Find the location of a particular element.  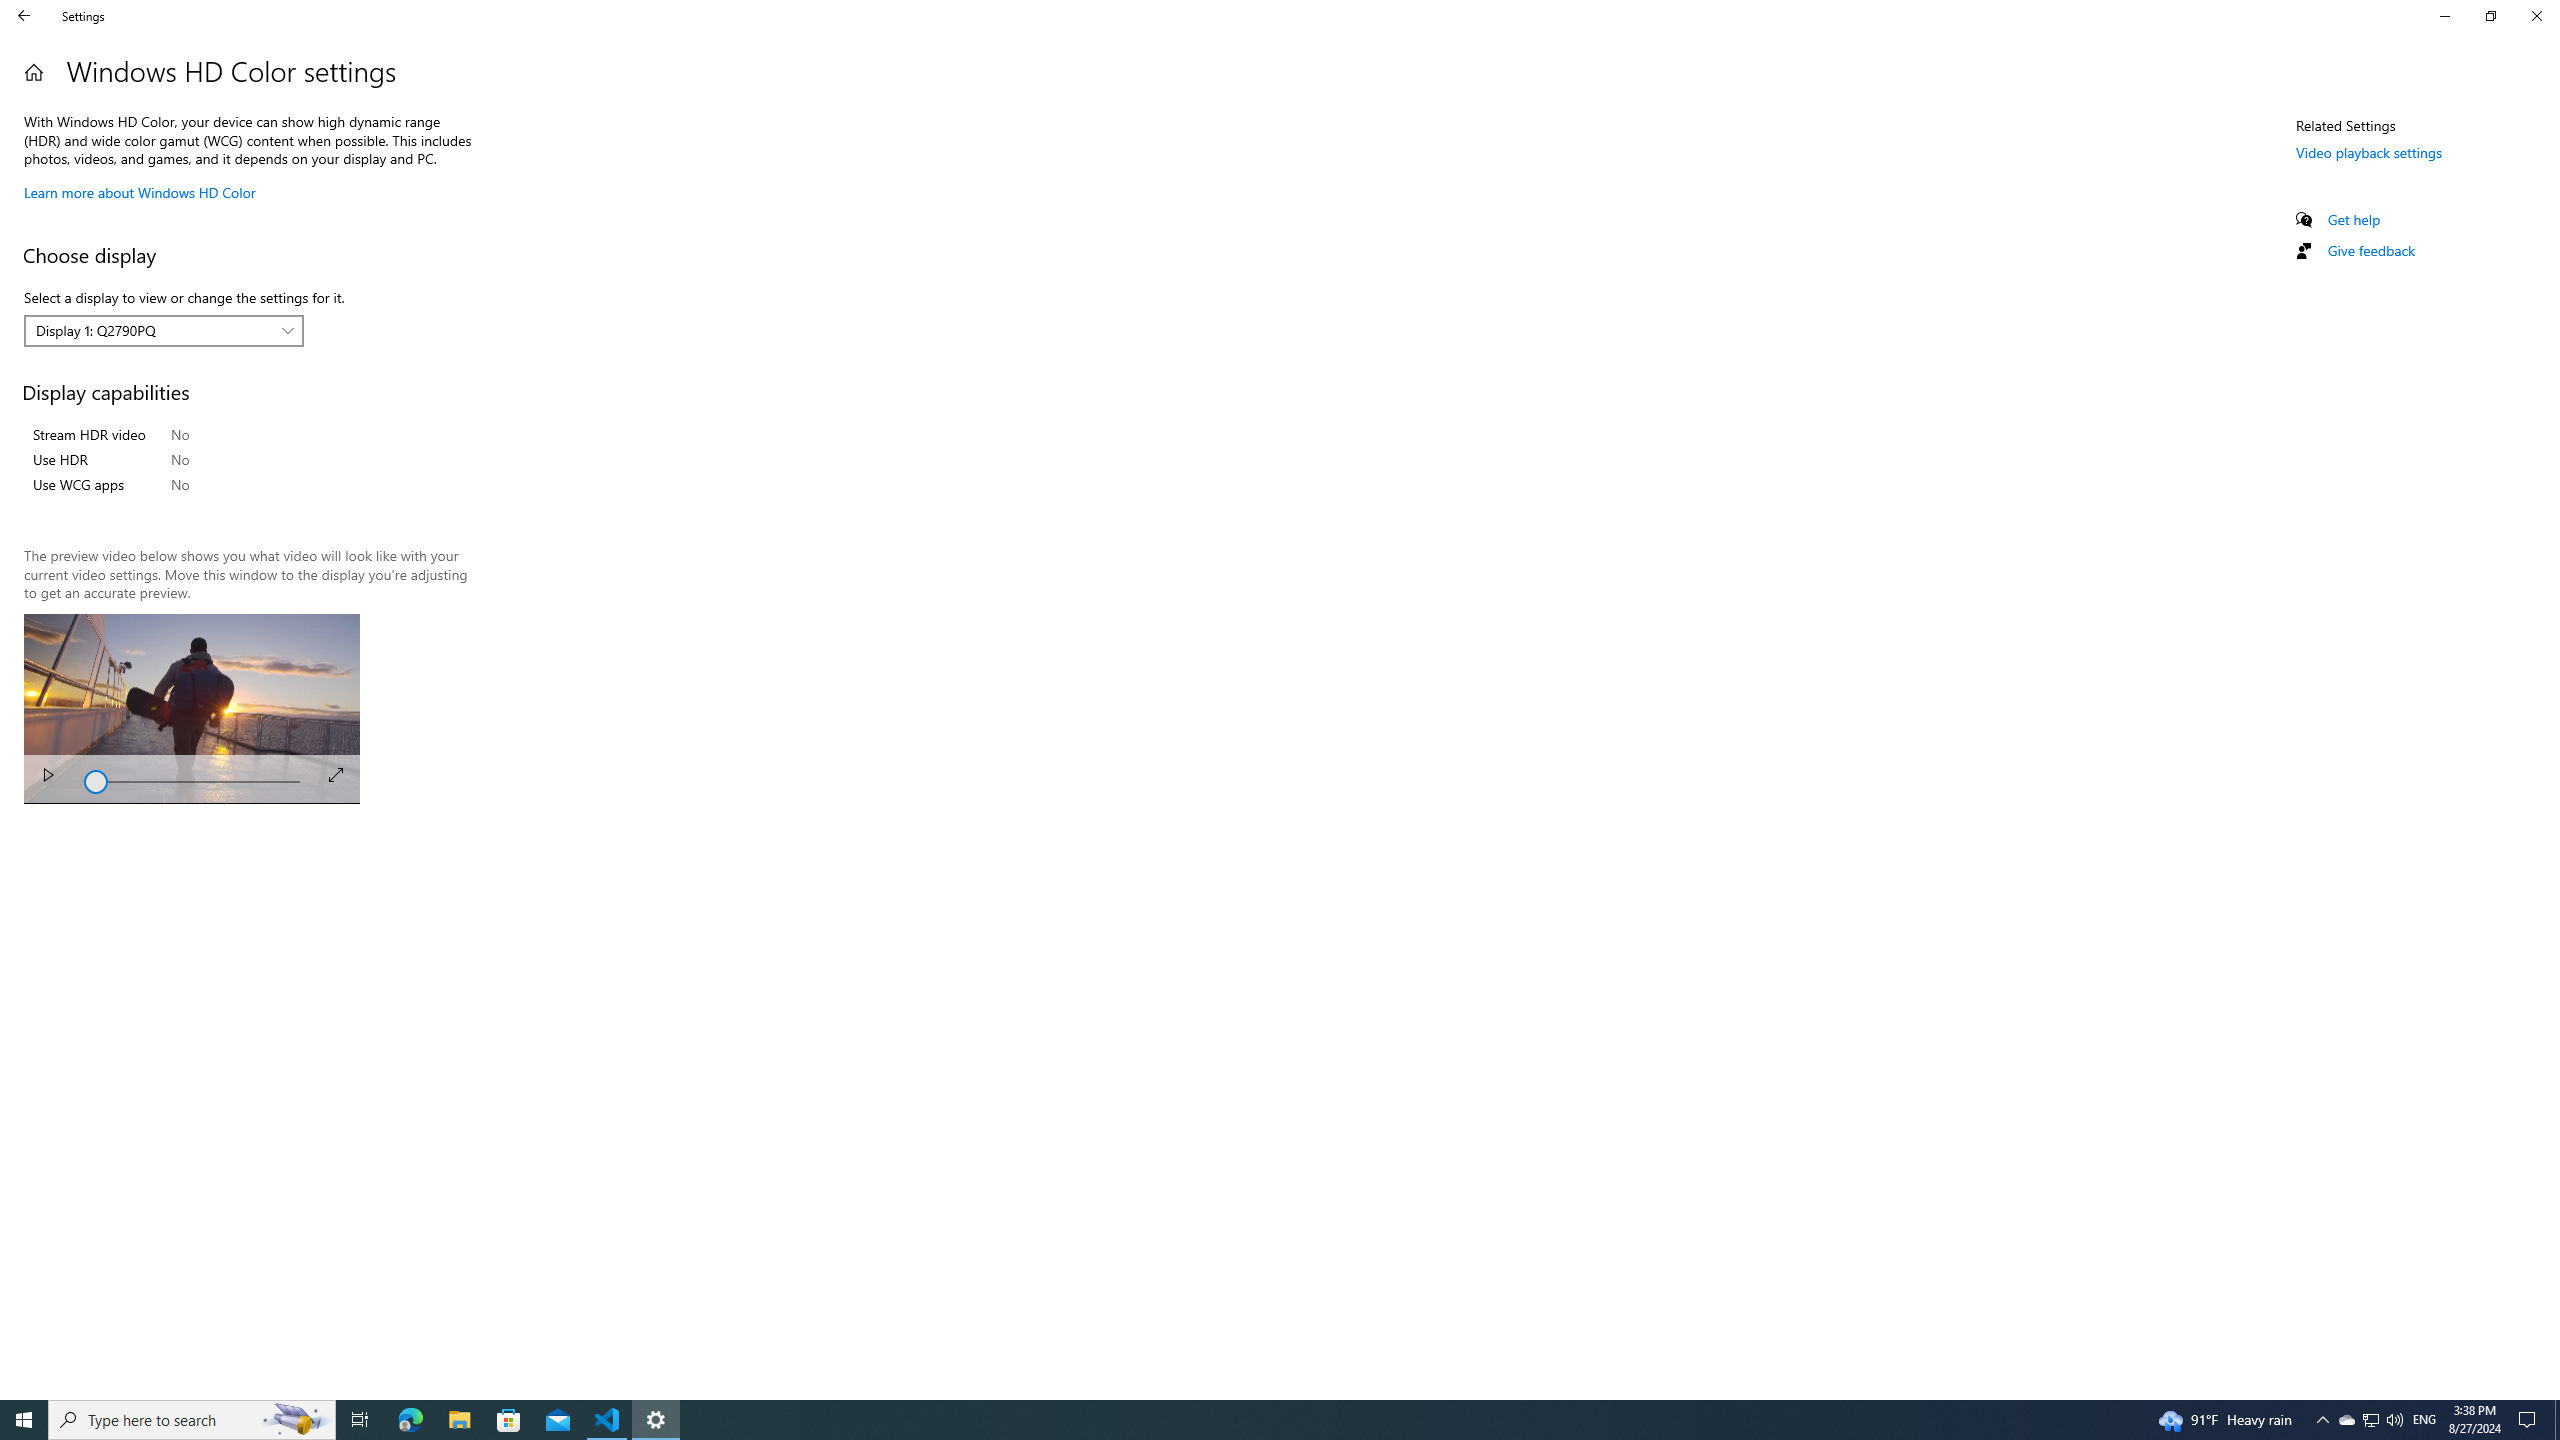

'Video playback settings' is located at coordinates (2368, 150).